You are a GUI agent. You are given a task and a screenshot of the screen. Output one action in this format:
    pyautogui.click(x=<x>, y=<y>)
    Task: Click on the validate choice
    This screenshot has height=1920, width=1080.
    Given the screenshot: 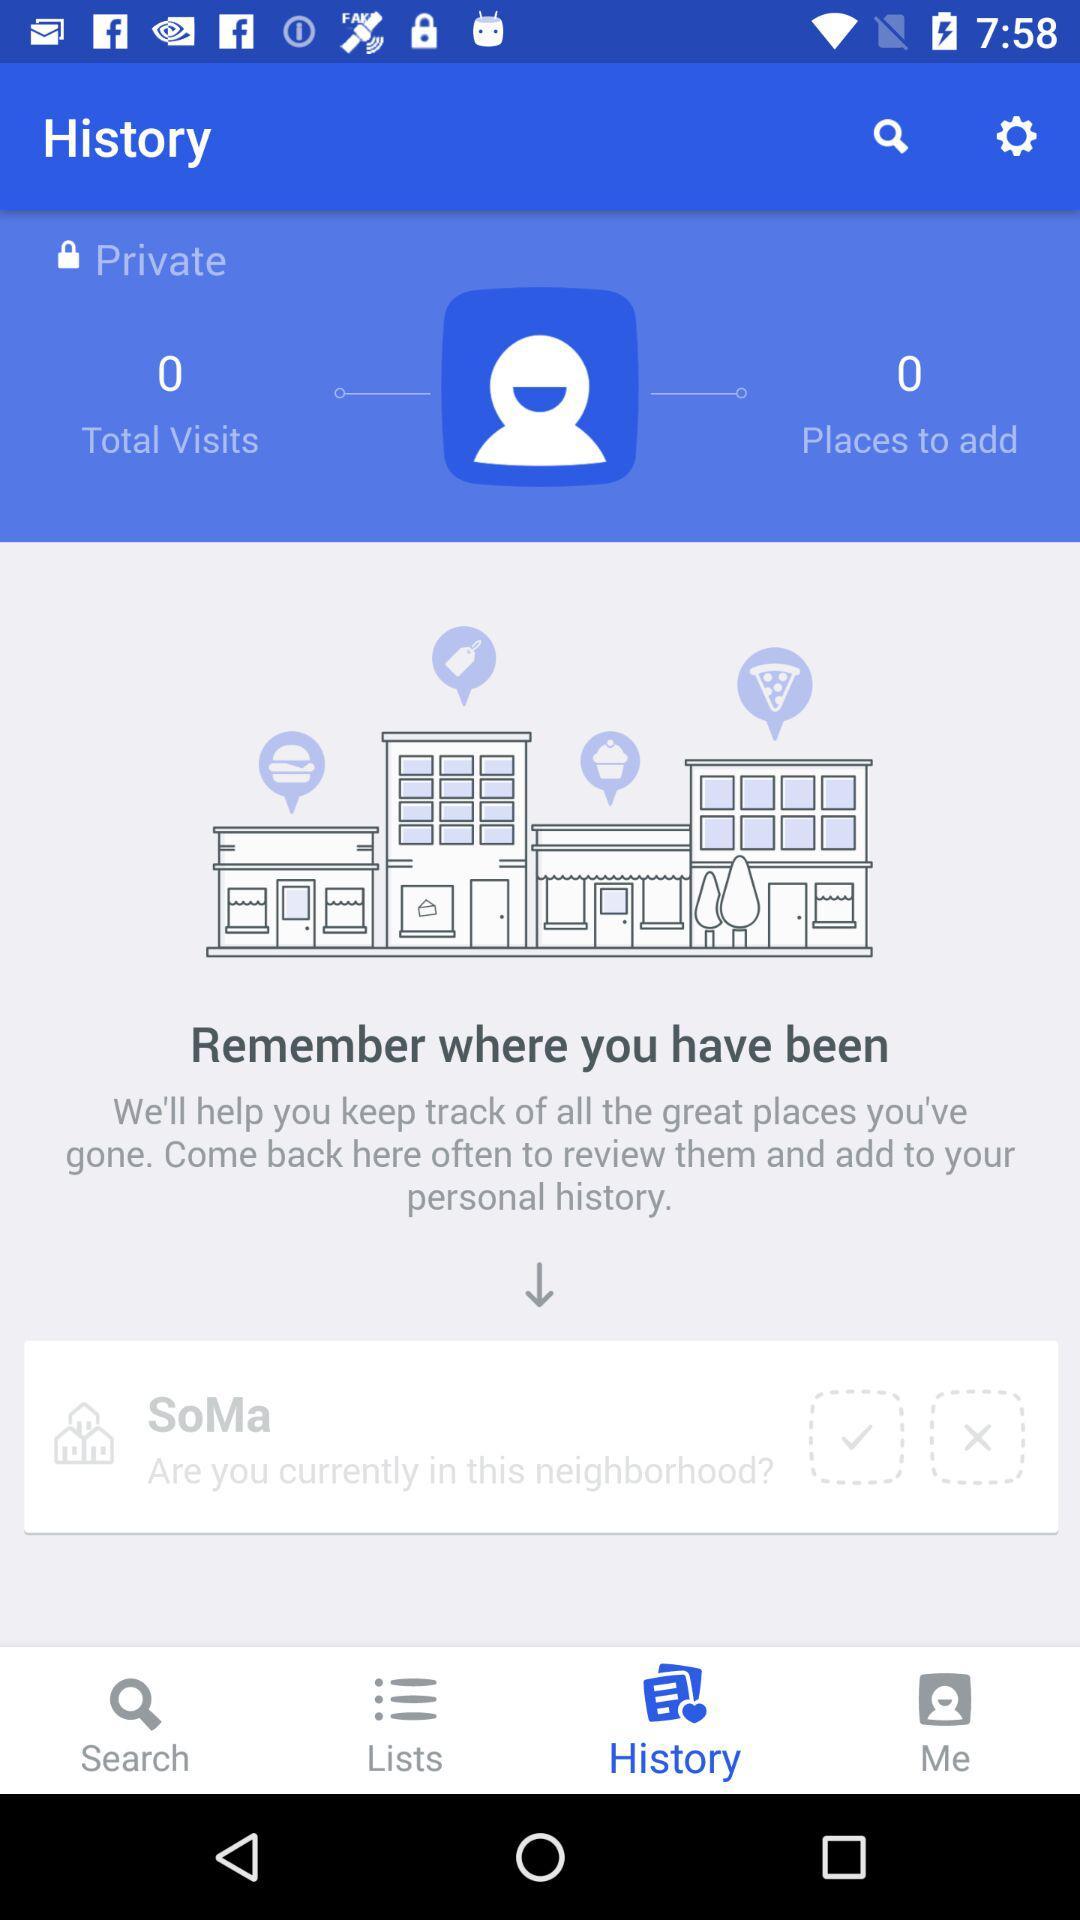 What is the action you would take?
    pyautogui.click(x=855, y=1436)
    